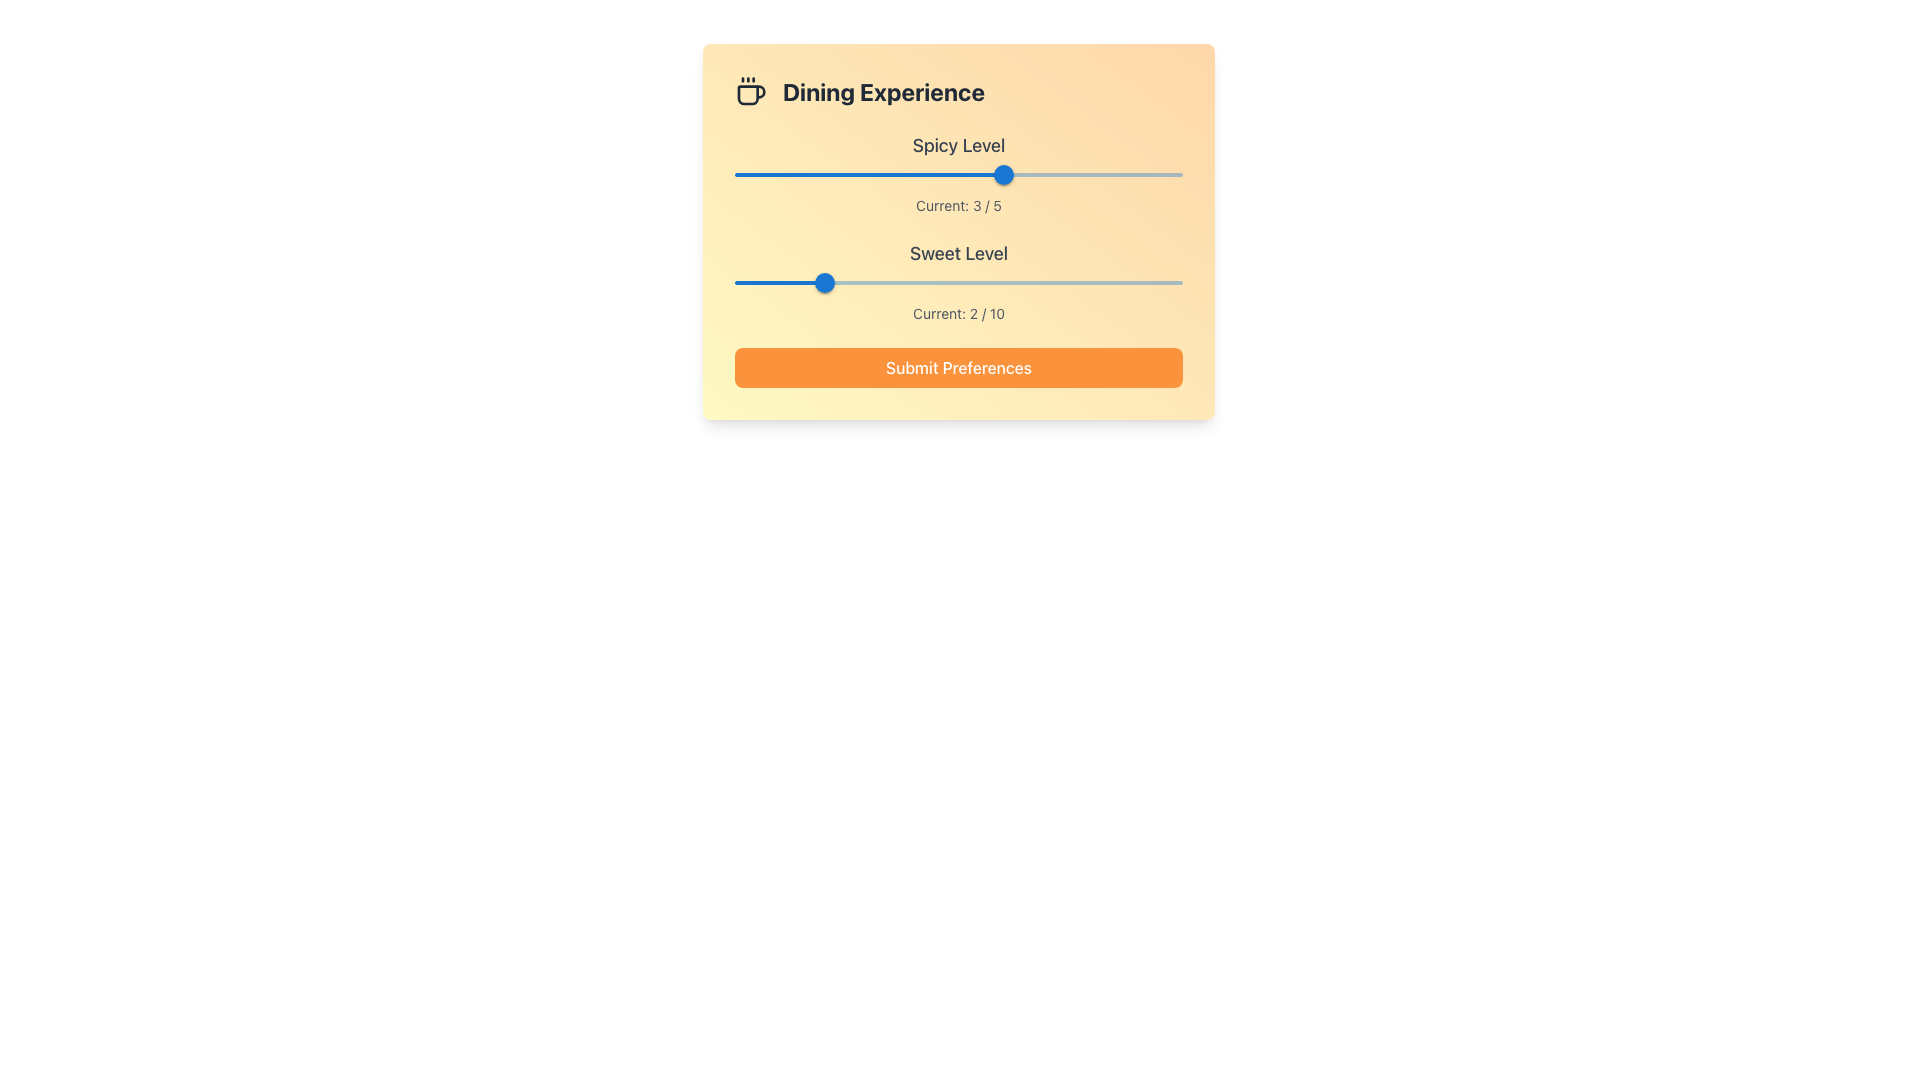 The image size is (1920, 1080). What do you see at coordinates (750, 95) in the screenshot?
I see `the body of the coffee cup icon located at the top left corner of the 'Dining Experience' card` at bounding box center [750, 95].